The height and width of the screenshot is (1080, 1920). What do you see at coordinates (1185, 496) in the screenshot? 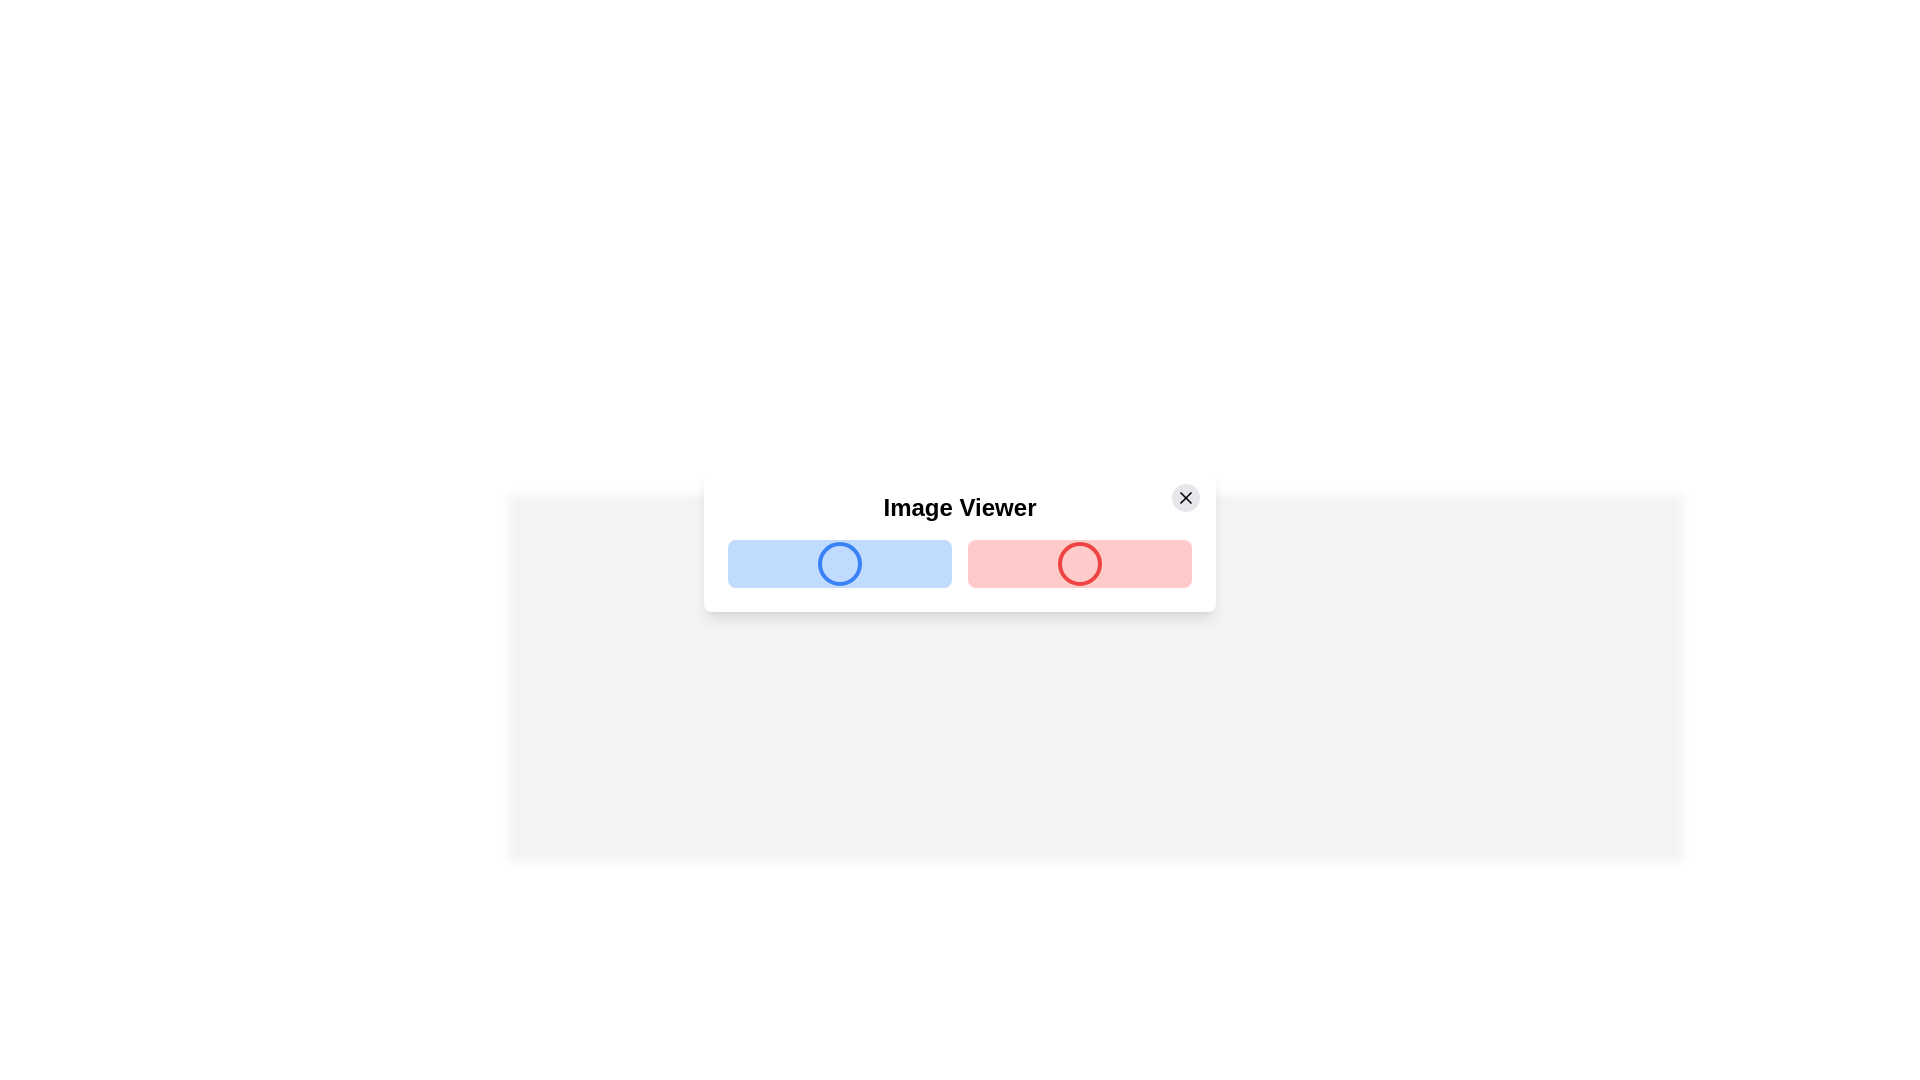
I see `the diagonal cross within the Close (X) button at the top-right corner of the 'Image Viewer' dialog box` at bounding box center [1185, 496].